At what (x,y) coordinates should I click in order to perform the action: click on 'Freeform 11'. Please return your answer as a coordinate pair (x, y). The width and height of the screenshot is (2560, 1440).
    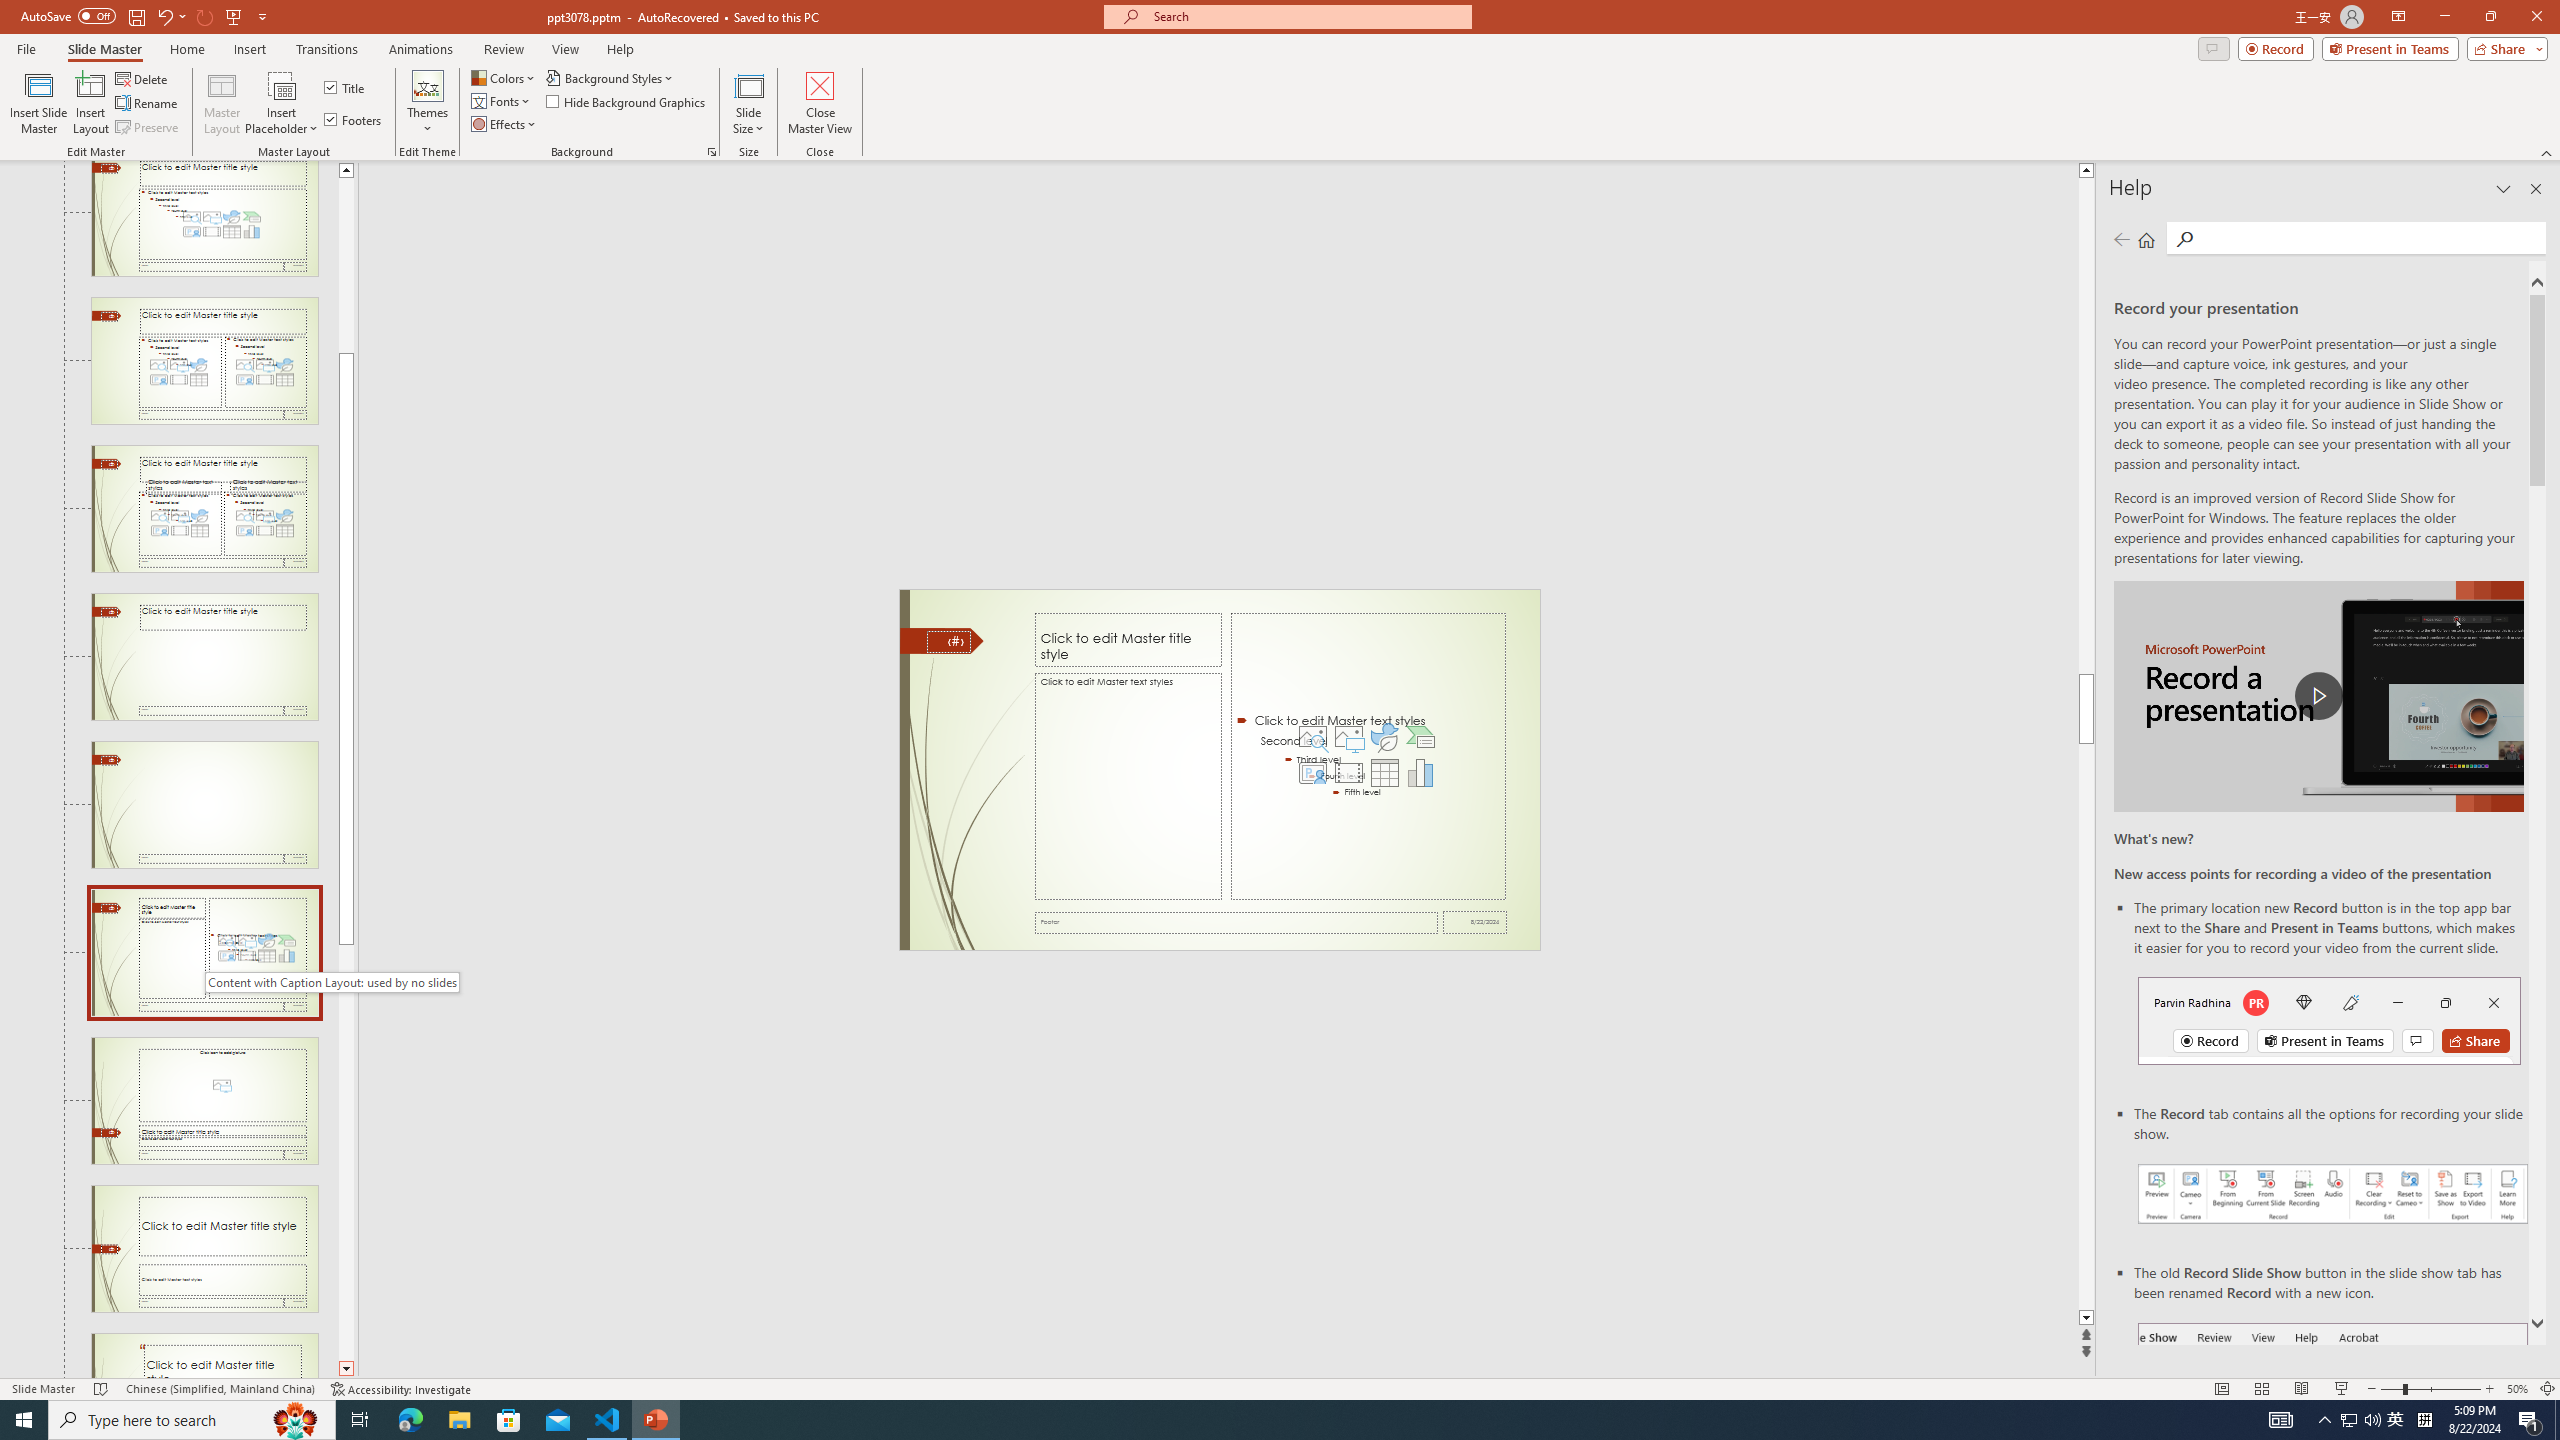
    Looking at the image, I should click on (941, 639).